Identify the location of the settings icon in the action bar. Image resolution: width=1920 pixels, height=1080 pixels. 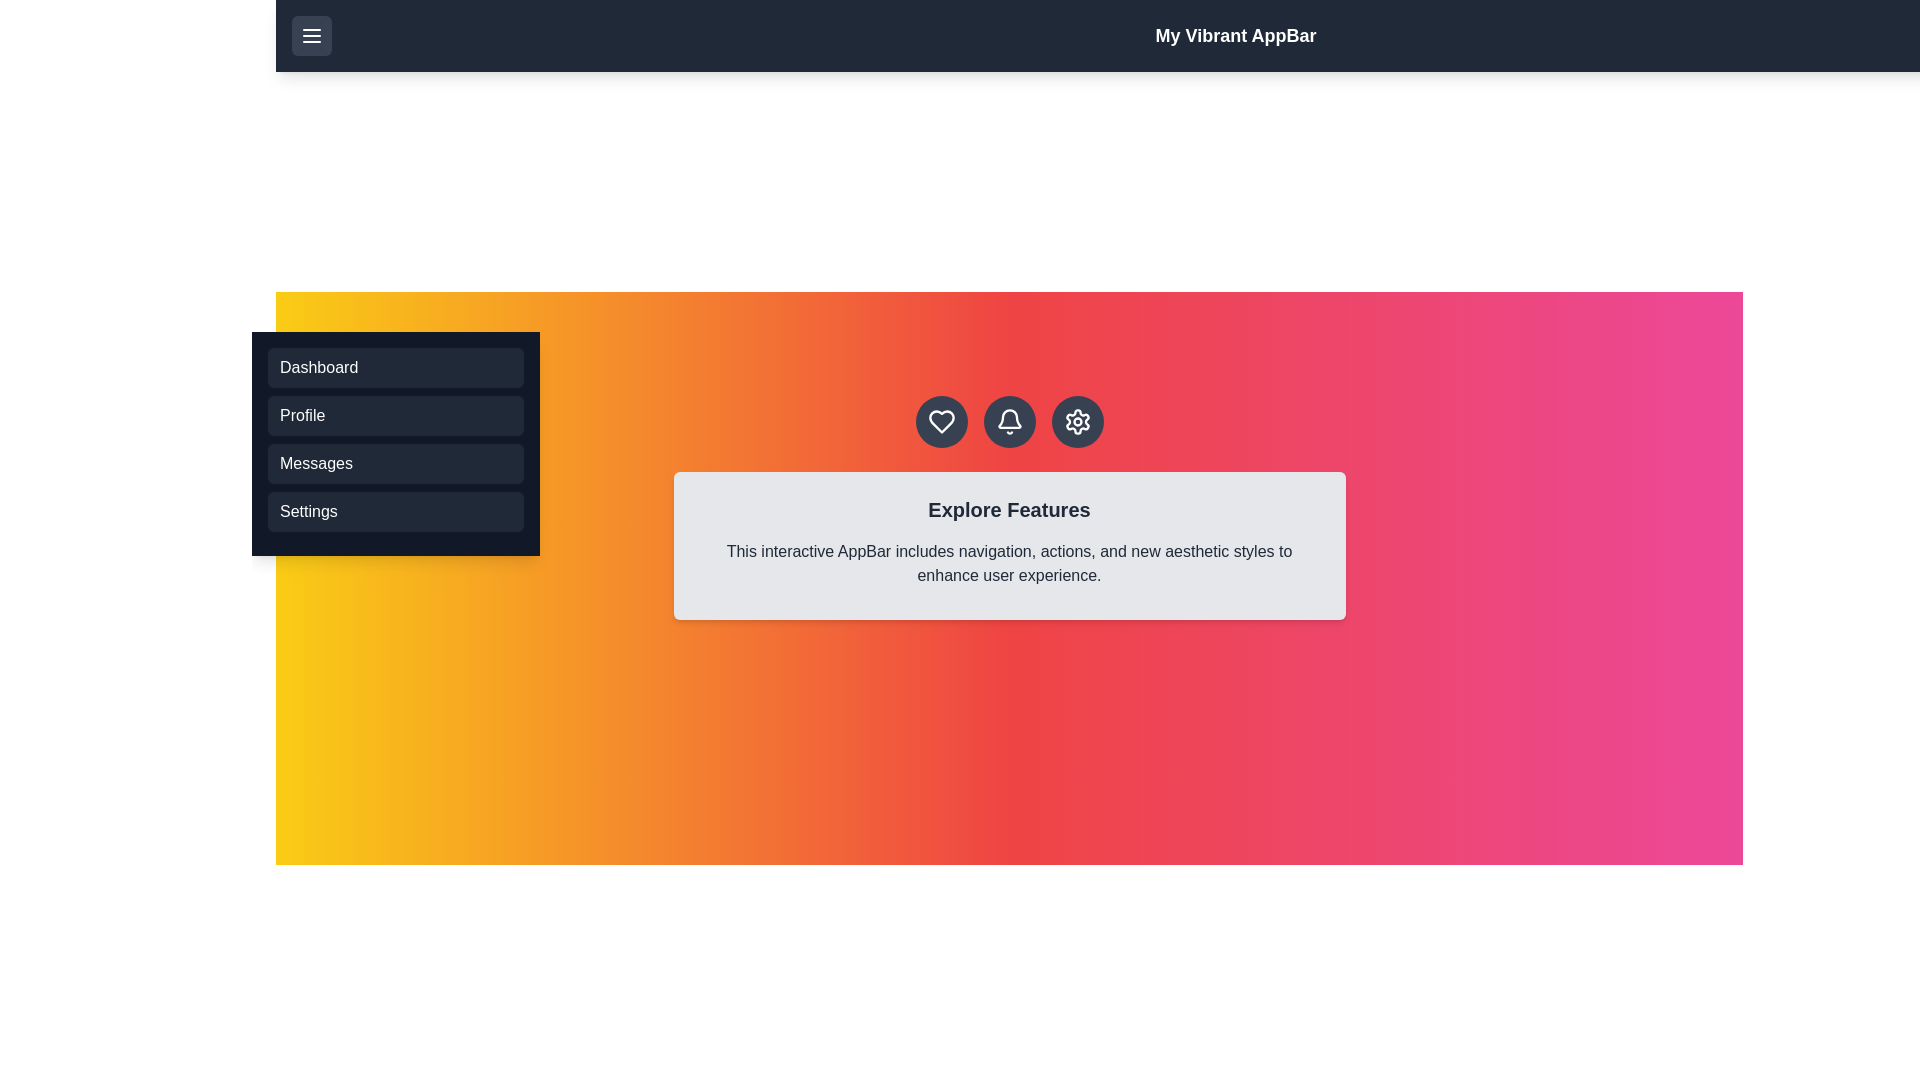
(1076, 420).